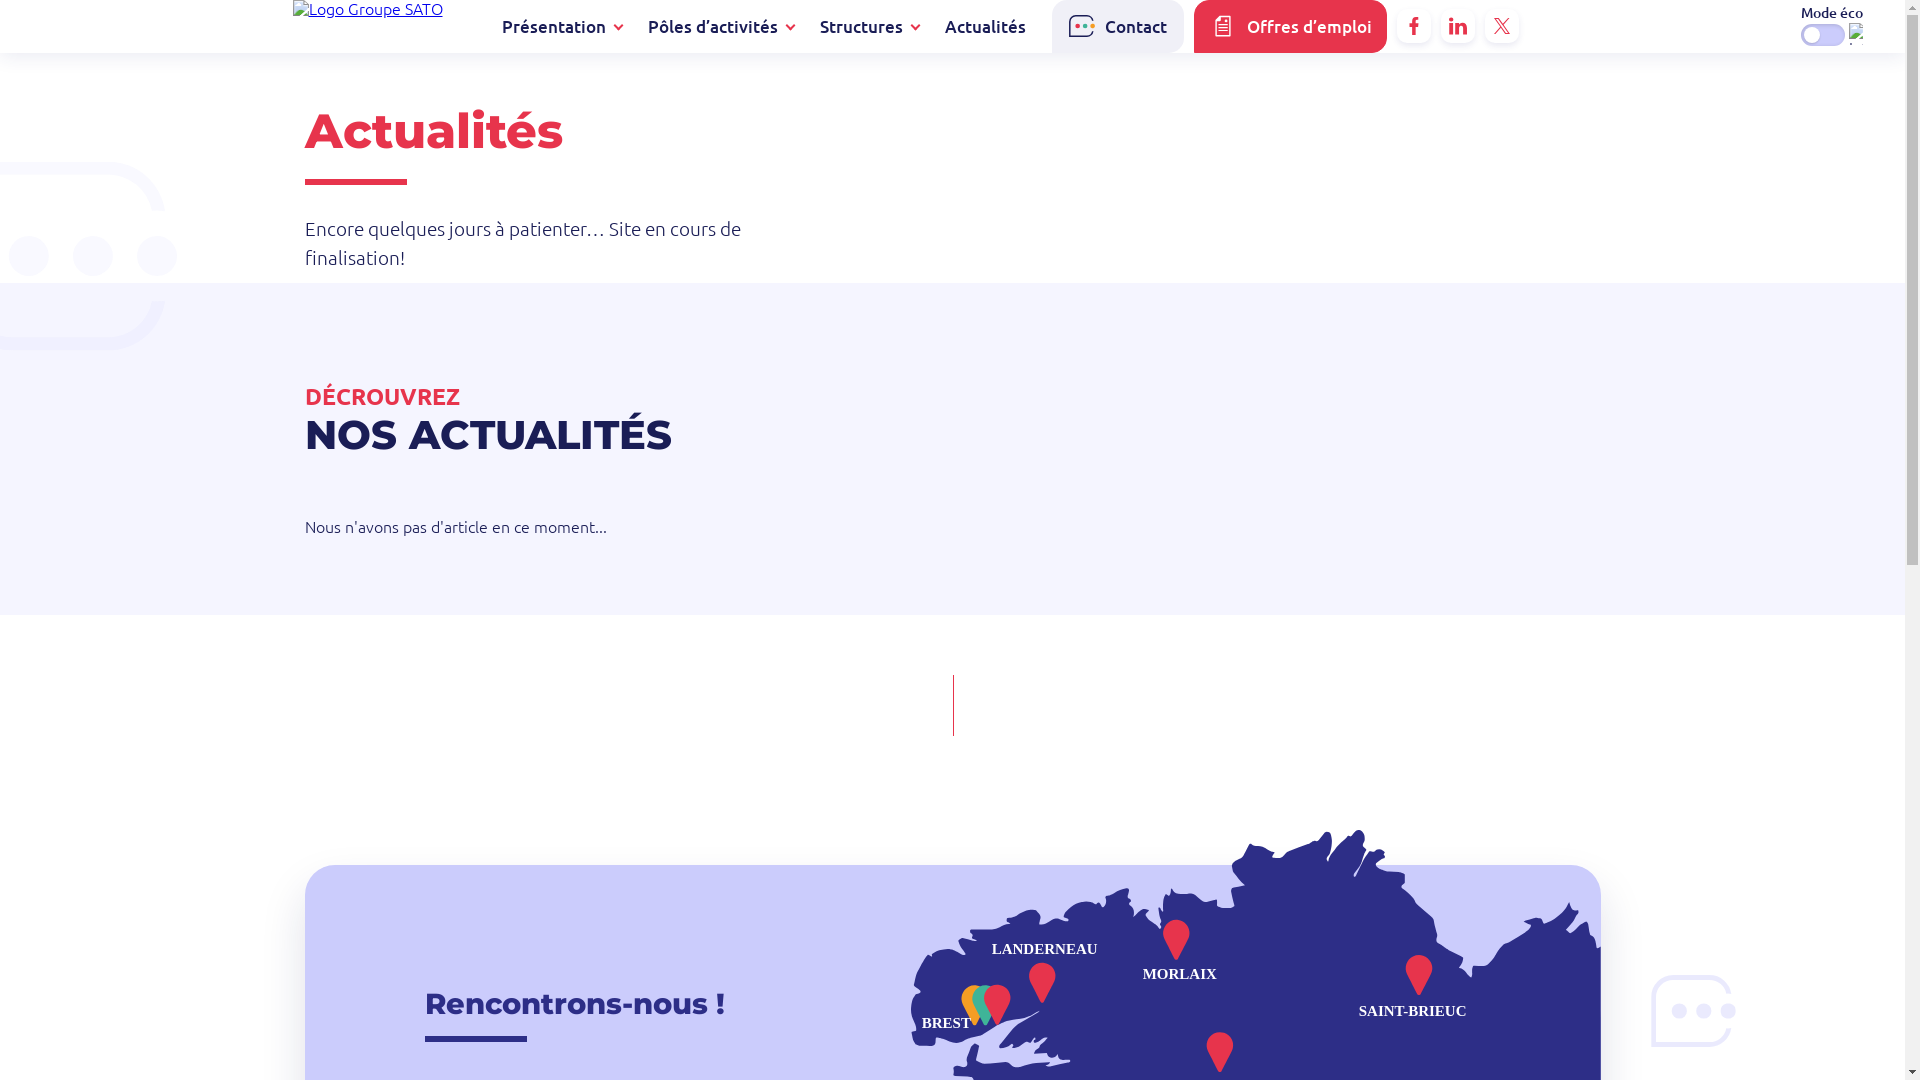 The width and height of the screenshot is (1920, 1080). Describe the element at coordinates (861, 26) in the screenshot. I see `'Structures'` at that location.